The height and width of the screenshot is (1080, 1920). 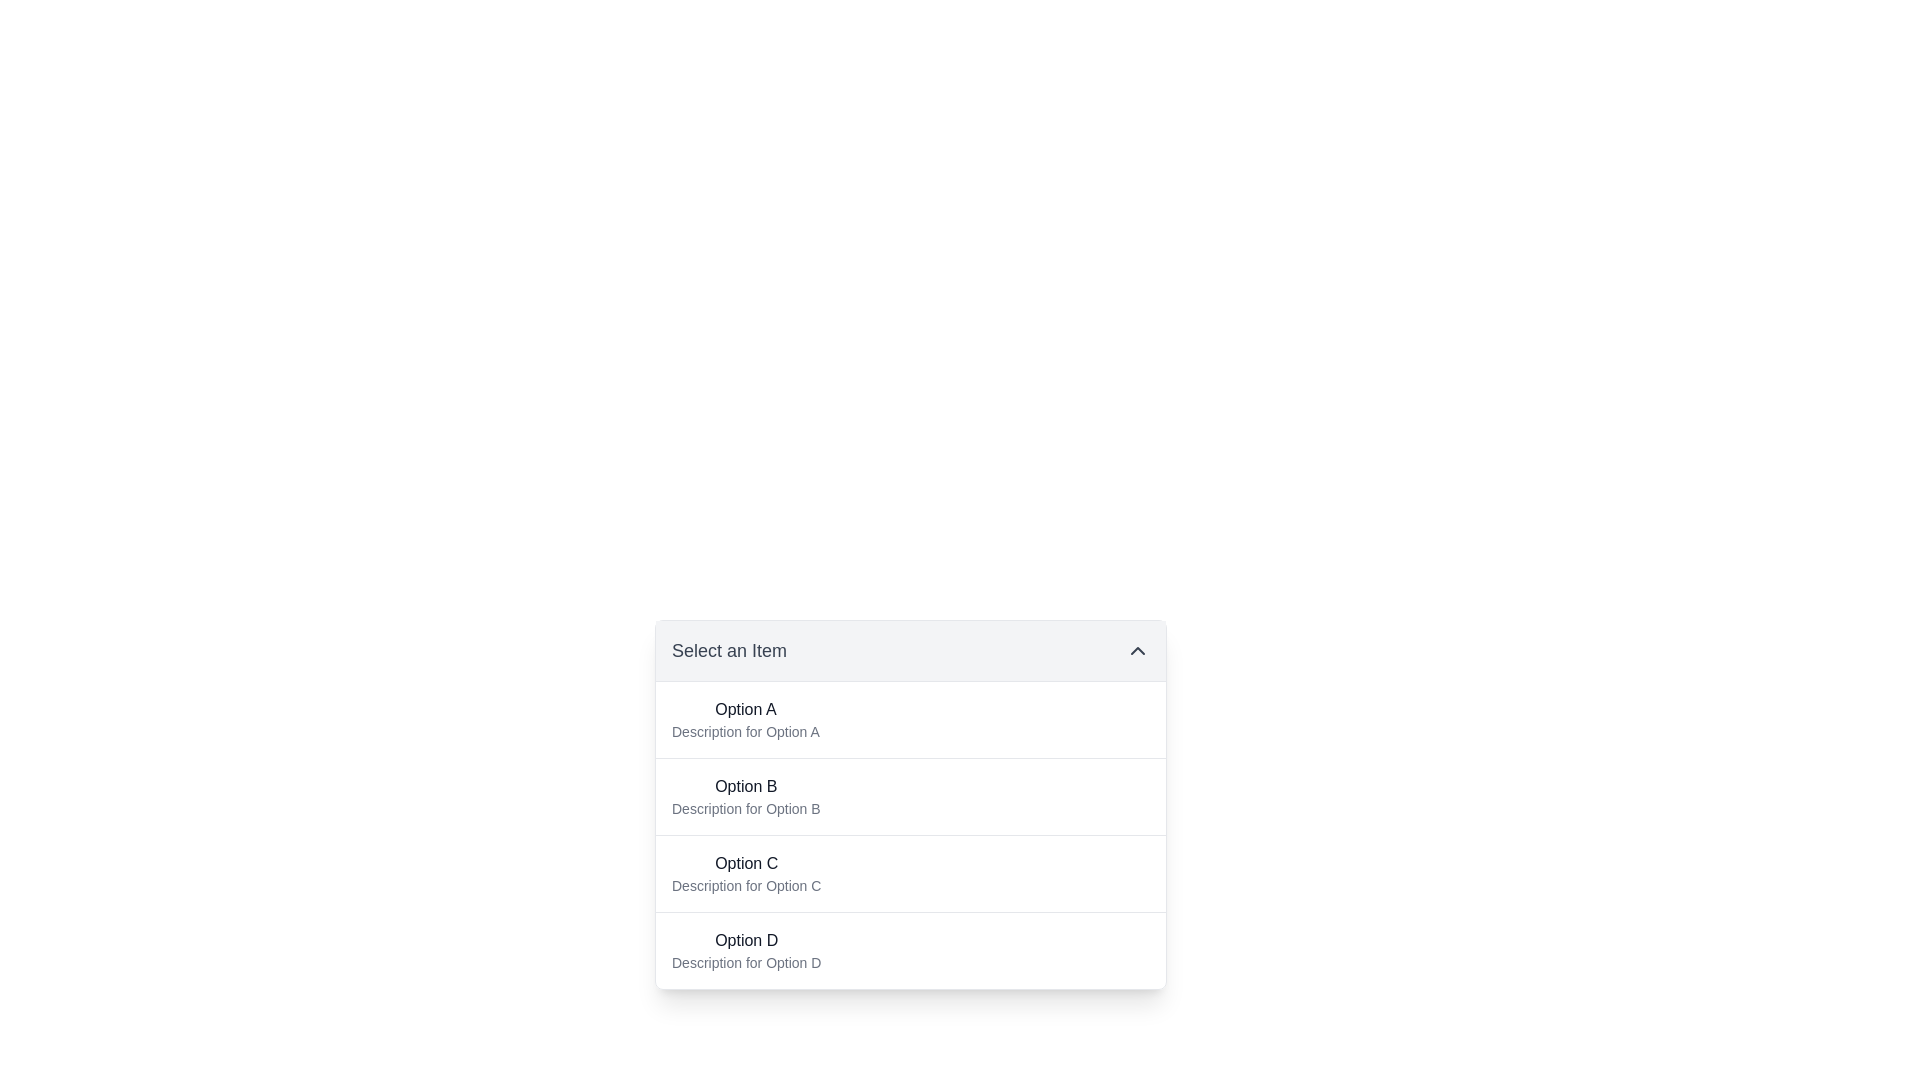 I want to click on the list item titled 'Option D' with the description 'Description for Option D', so click(x=745, y=950).